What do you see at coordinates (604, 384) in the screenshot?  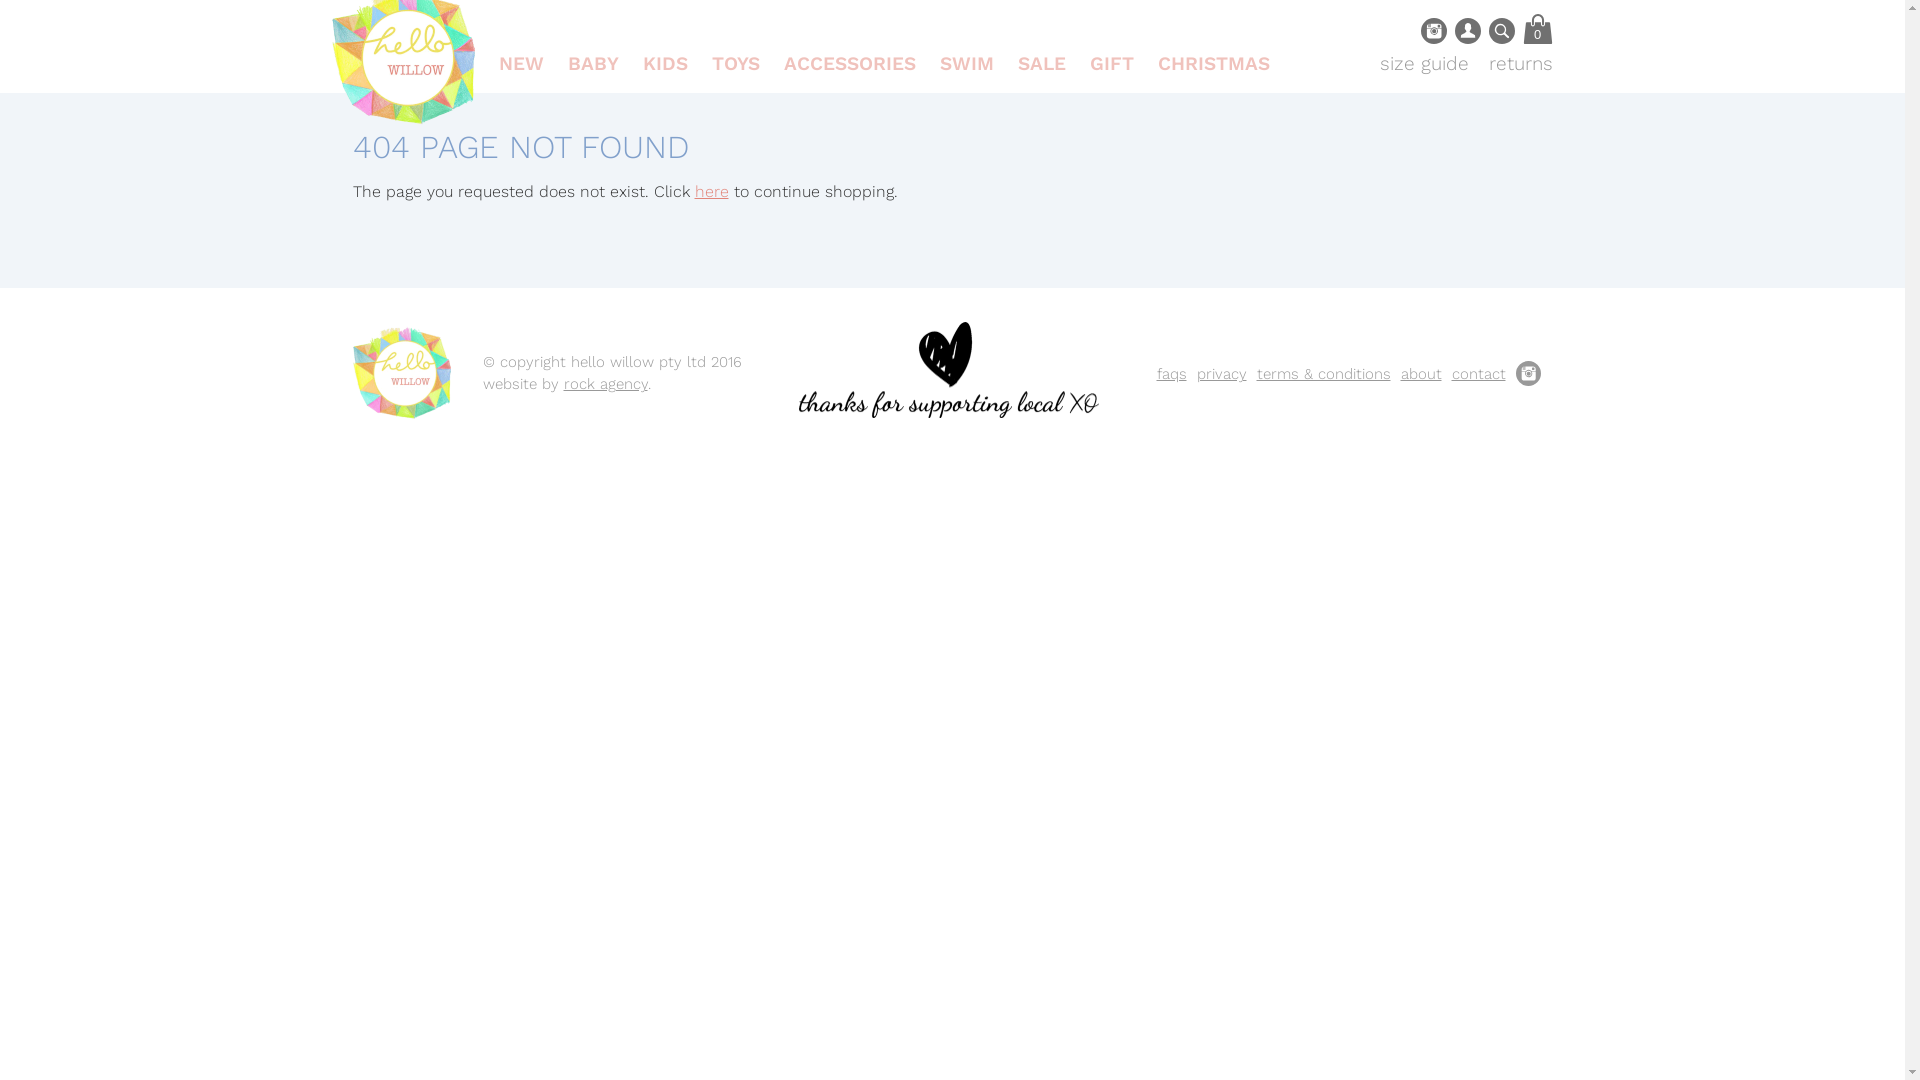 I see `'rock agency'` at bounding box center [604, 384].